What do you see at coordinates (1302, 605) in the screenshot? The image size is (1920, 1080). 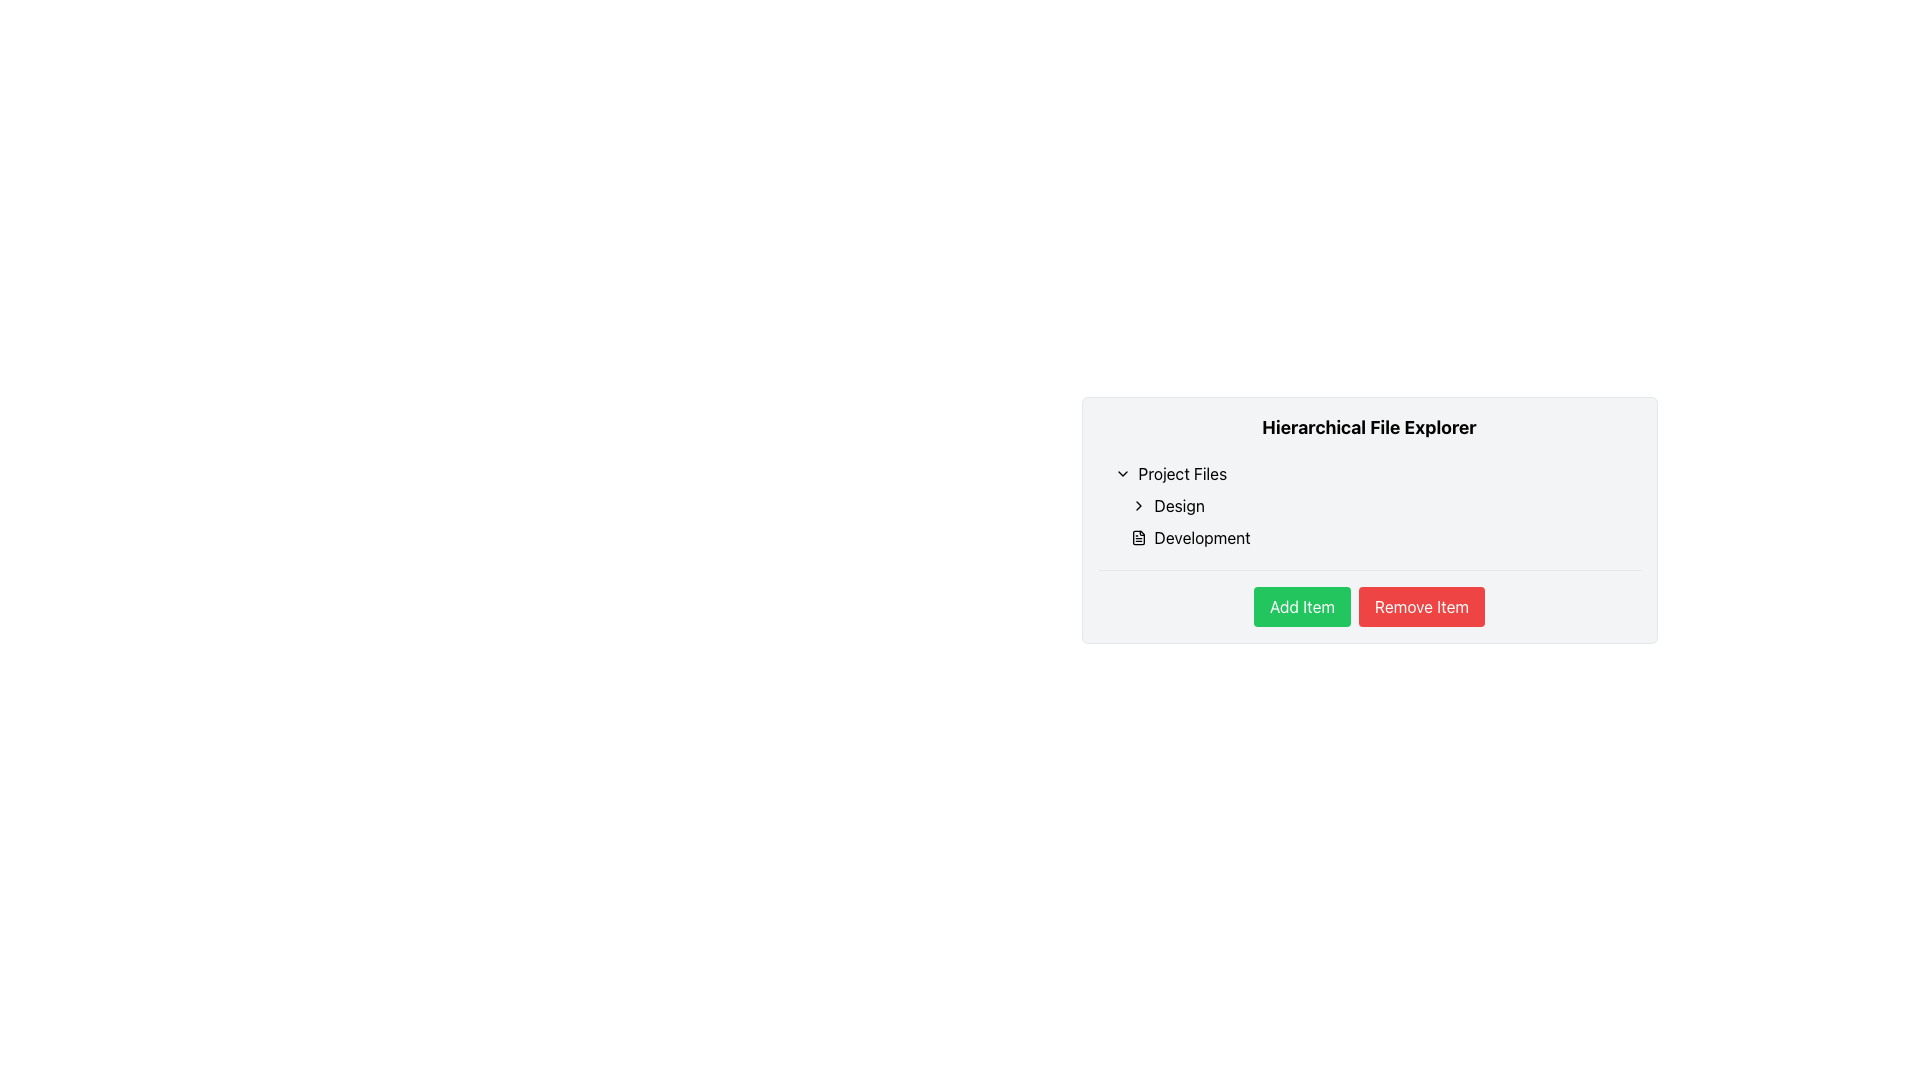 I see `the leftmost button in the horizontal row at the bottom of the 'Hierarchical File Explorer' section to change its color` at bounding box center [1302, 605].